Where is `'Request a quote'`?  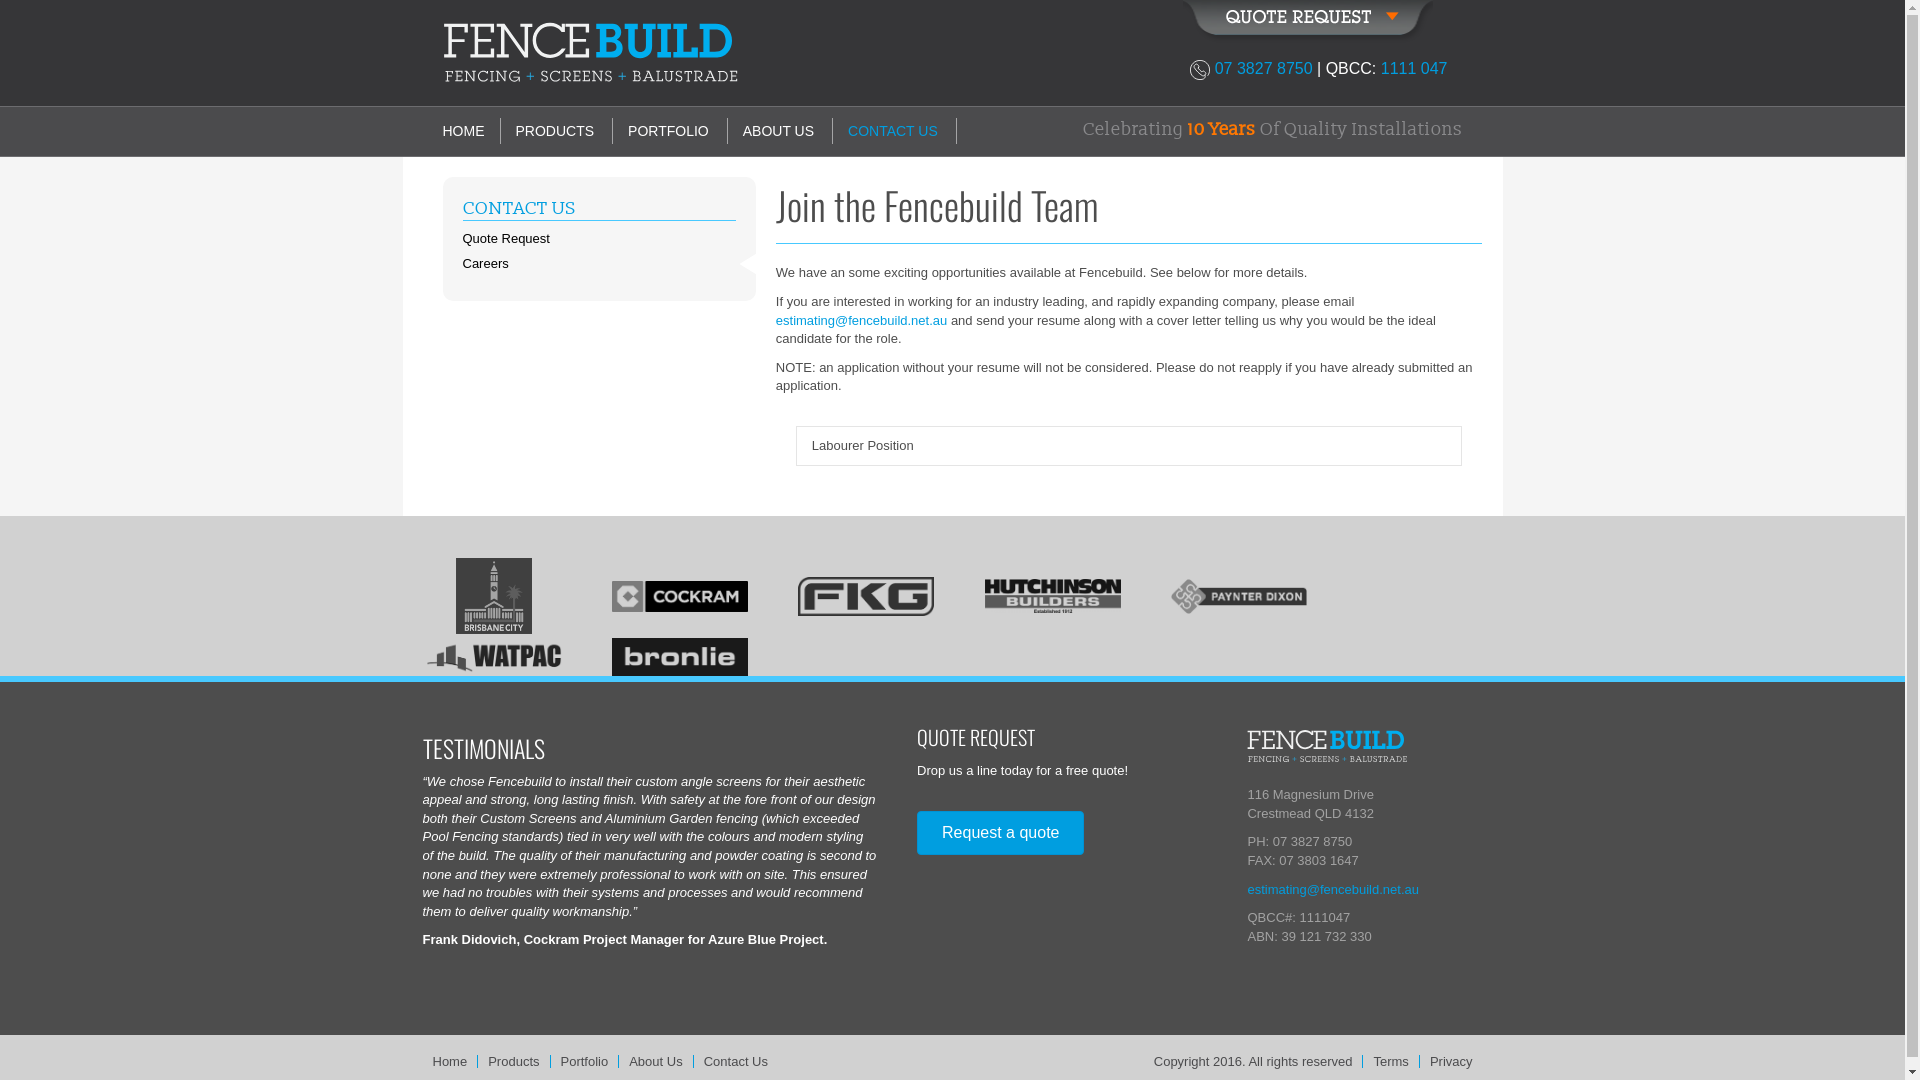 'Request a quote' is located at coordinates (1000, 833).